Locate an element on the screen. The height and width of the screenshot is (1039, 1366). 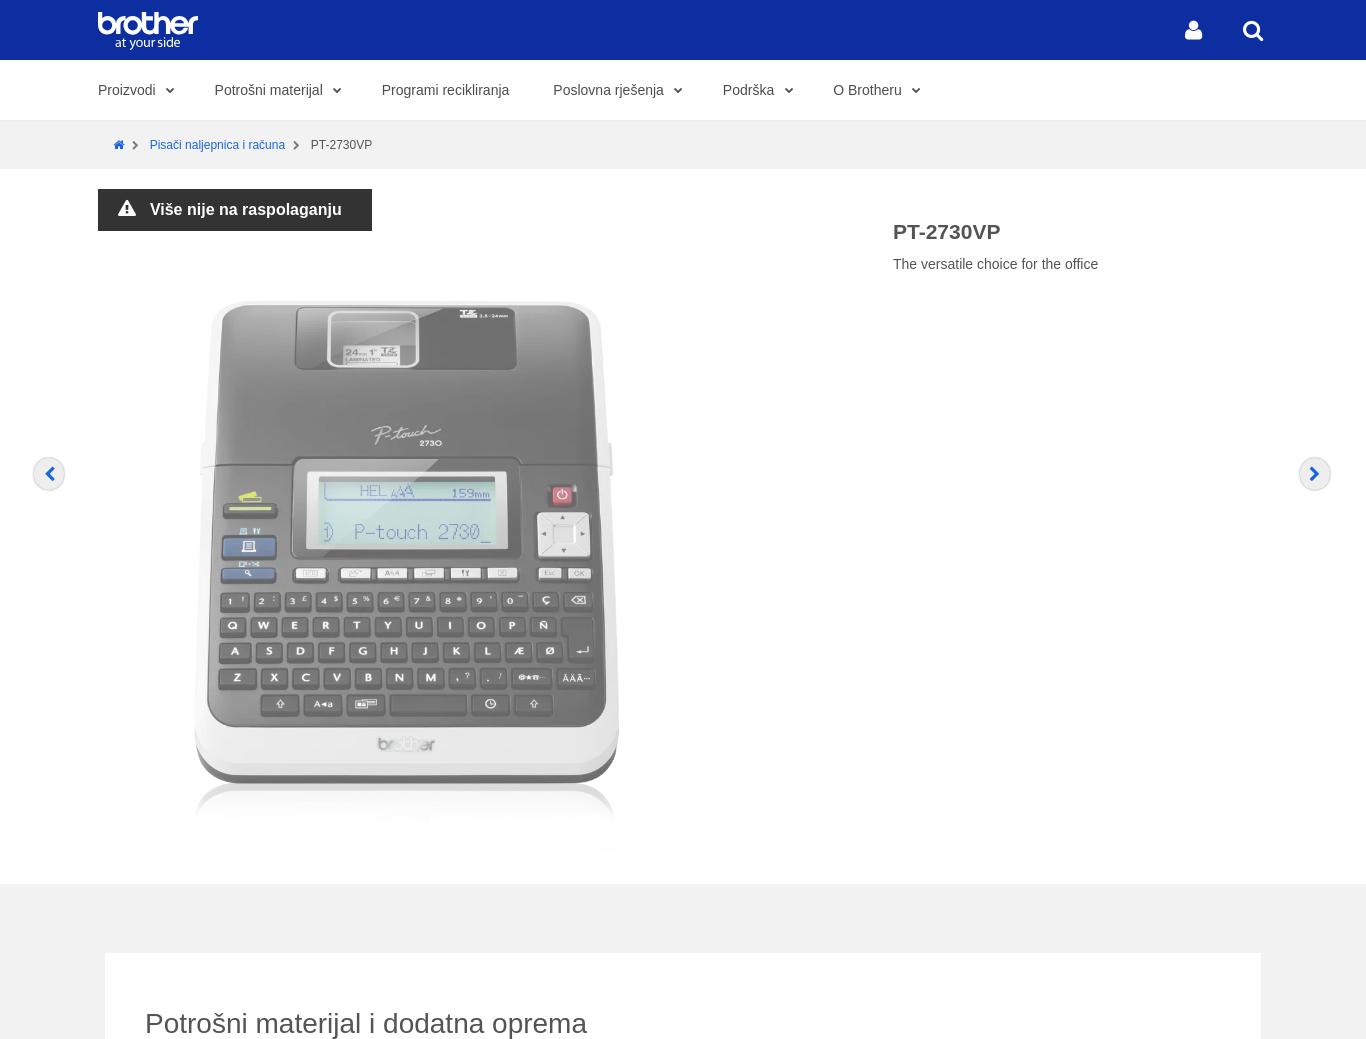
'Upute i priručnici' is located at coordinates (1046, 971).